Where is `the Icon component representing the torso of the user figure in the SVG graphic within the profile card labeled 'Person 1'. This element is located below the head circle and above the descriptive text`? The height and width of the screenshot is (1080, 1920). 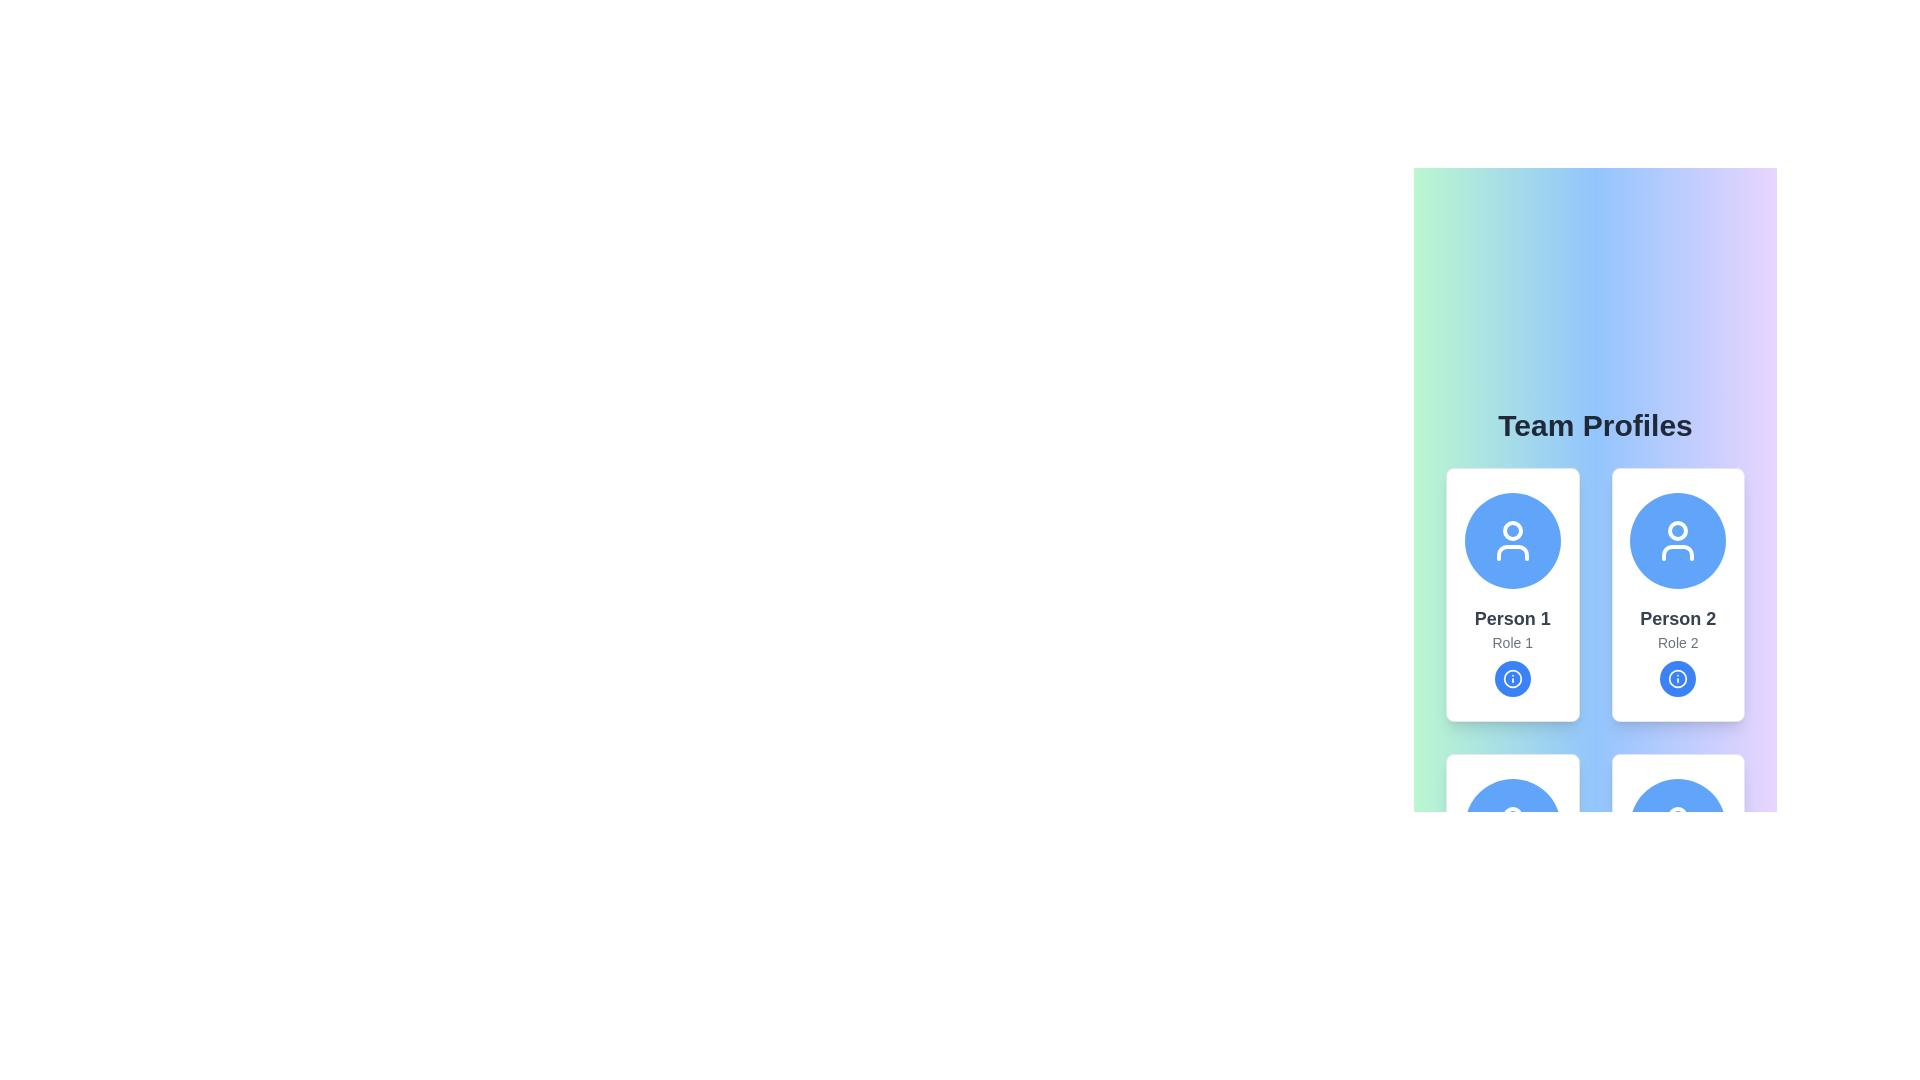 the Icon component representing the torso of the user figure in the SVG graphic within the profile card labeled 'Person 1'. This element is located below the head circle and above the descriptive text is located at coordinates (1512, 552).